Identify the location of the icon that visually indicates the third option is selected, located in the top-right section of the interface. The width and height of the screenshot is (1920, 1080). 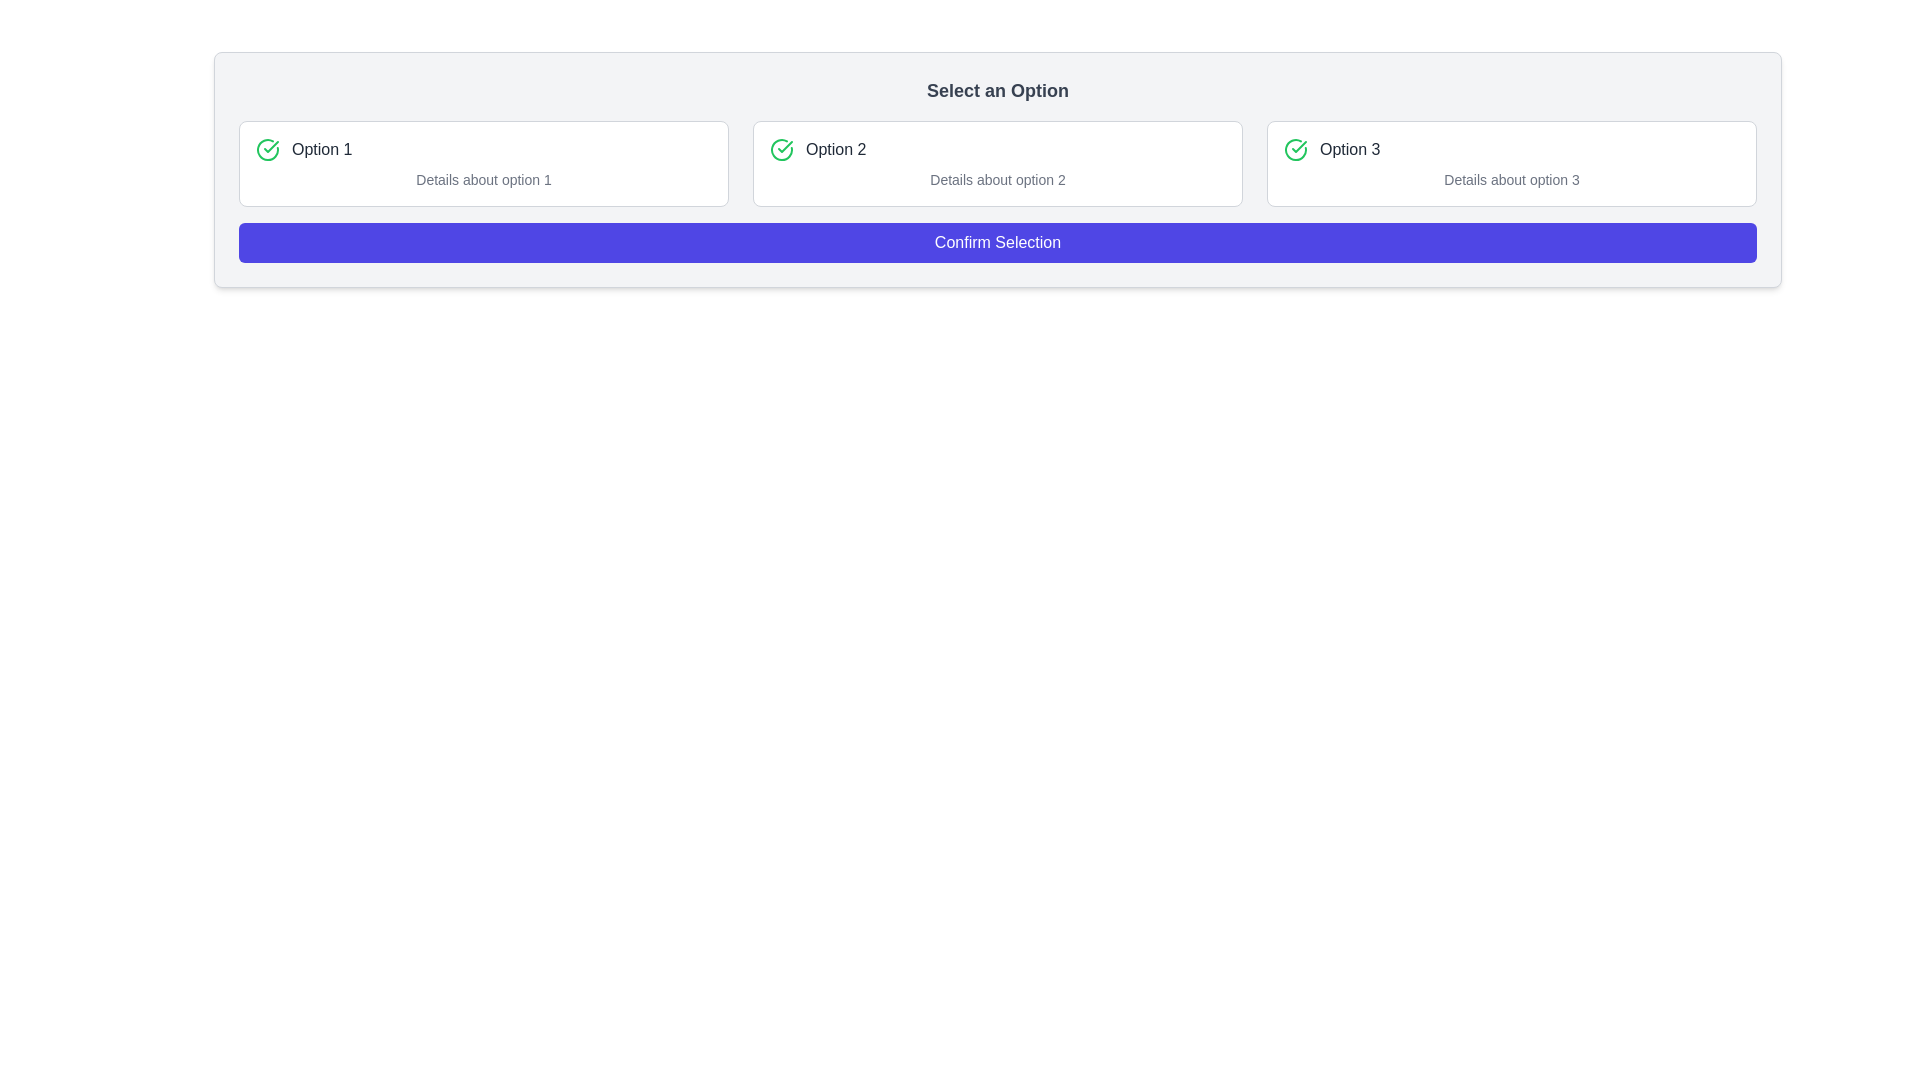
(1299, 145).